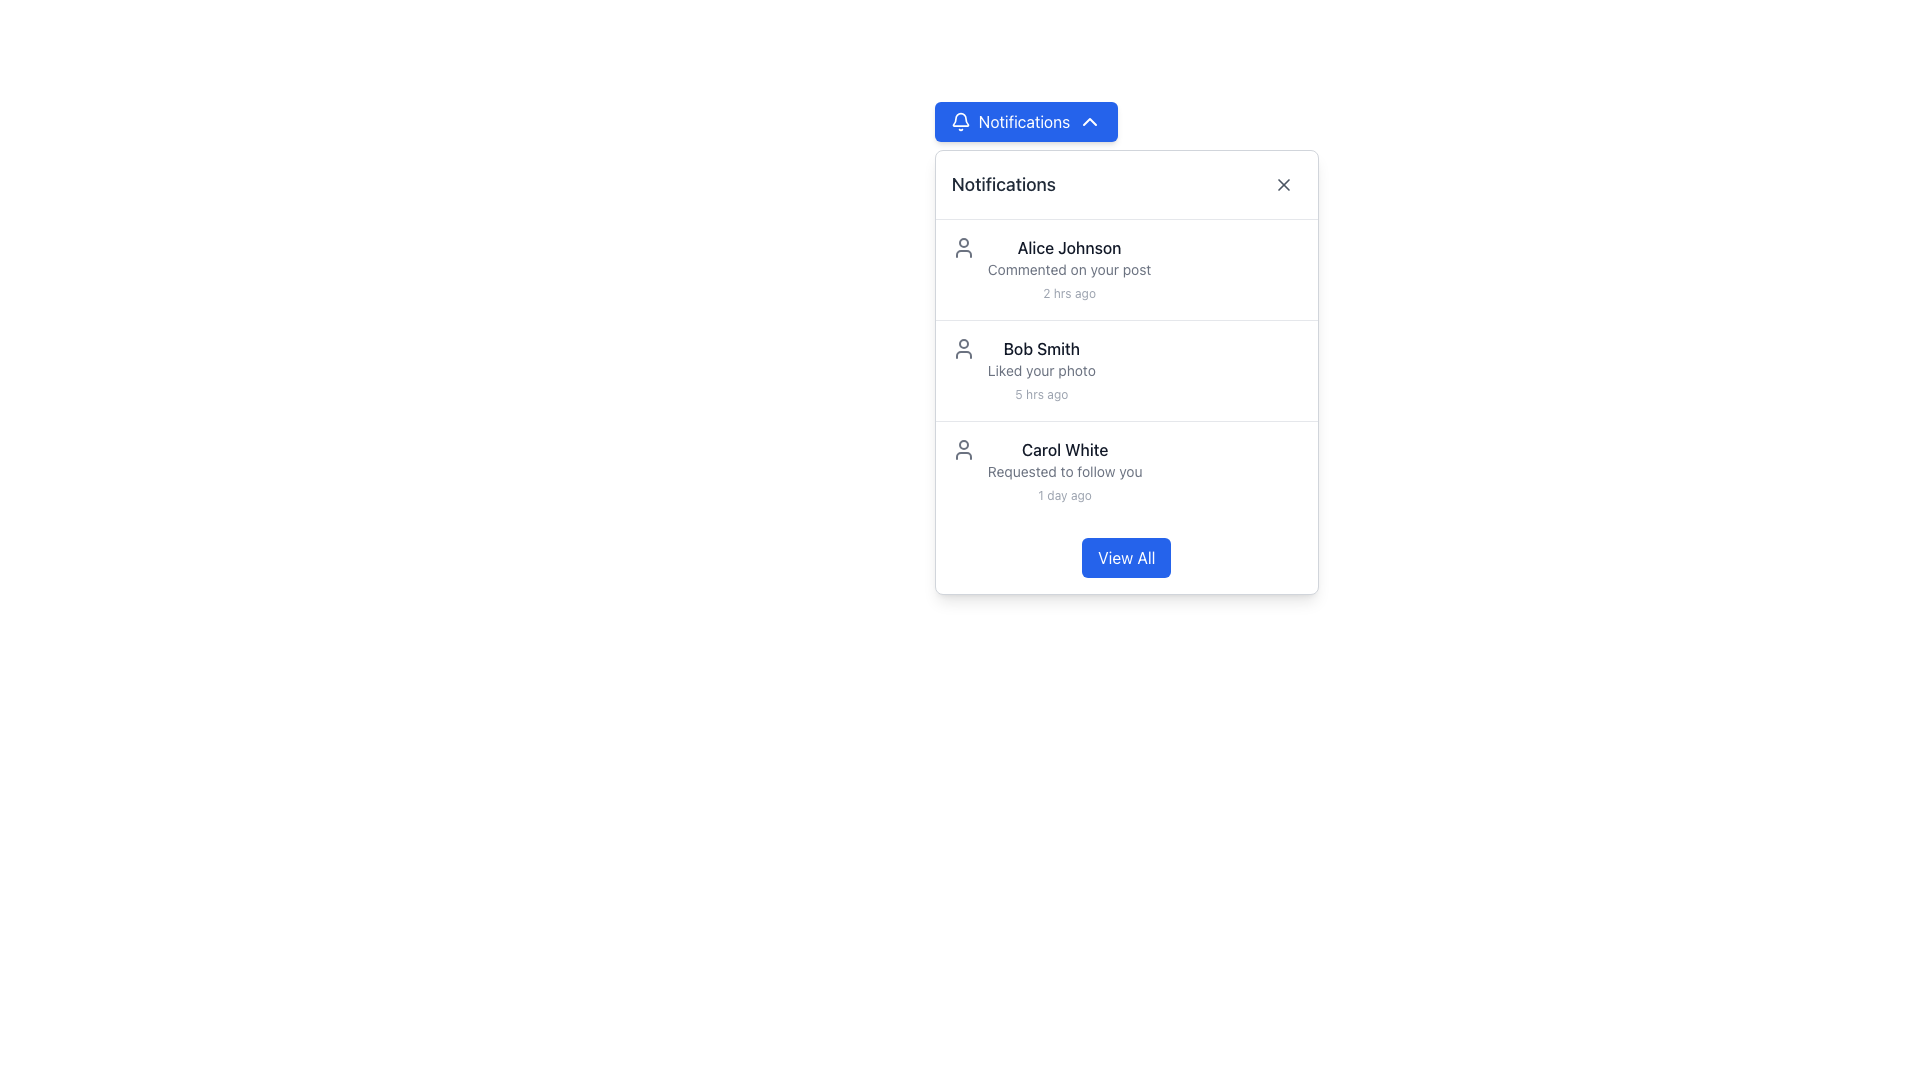 The width and height of the screenshot is (1920, 1080). Describe the element at coordinates (1064, 450) in the screenshot. I see `the text label displaying 'Carol White' in the third notification item within the notification modal` at that location.